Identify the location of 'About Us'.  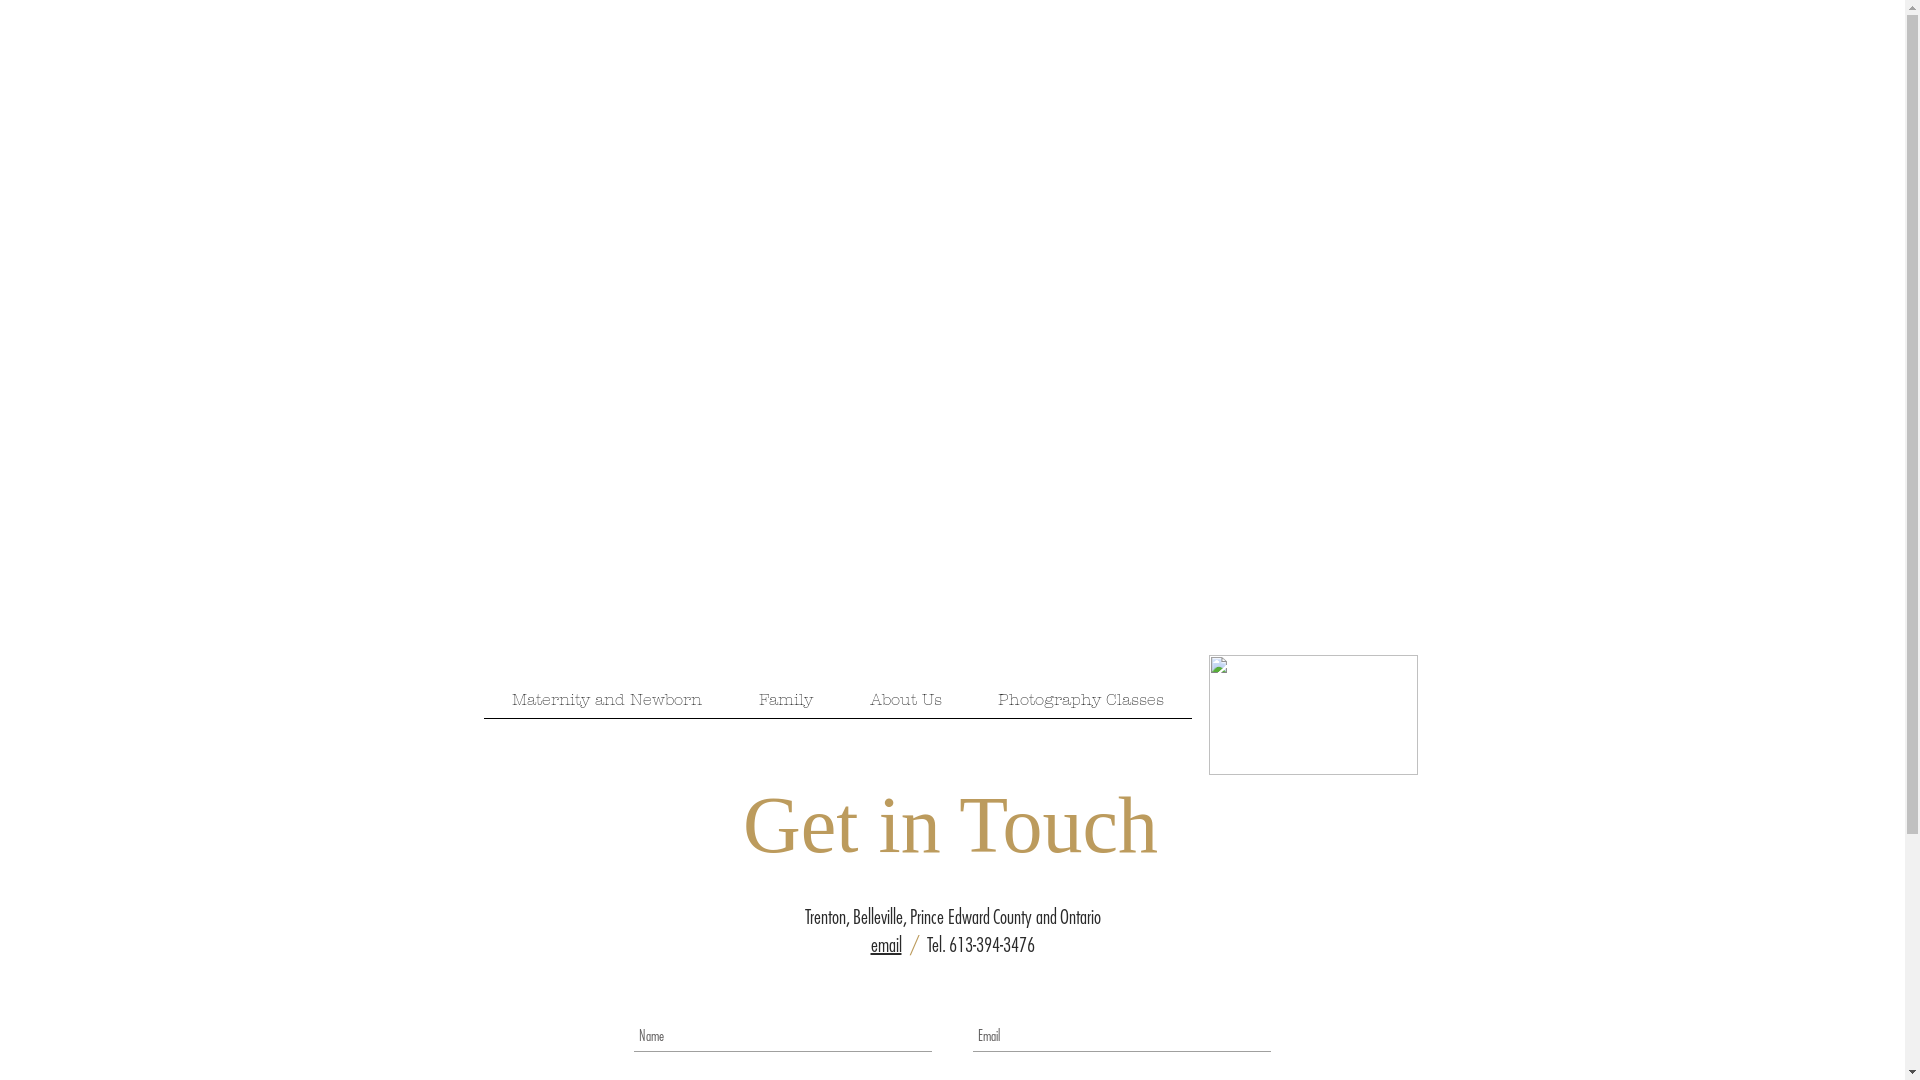
(905, 704).